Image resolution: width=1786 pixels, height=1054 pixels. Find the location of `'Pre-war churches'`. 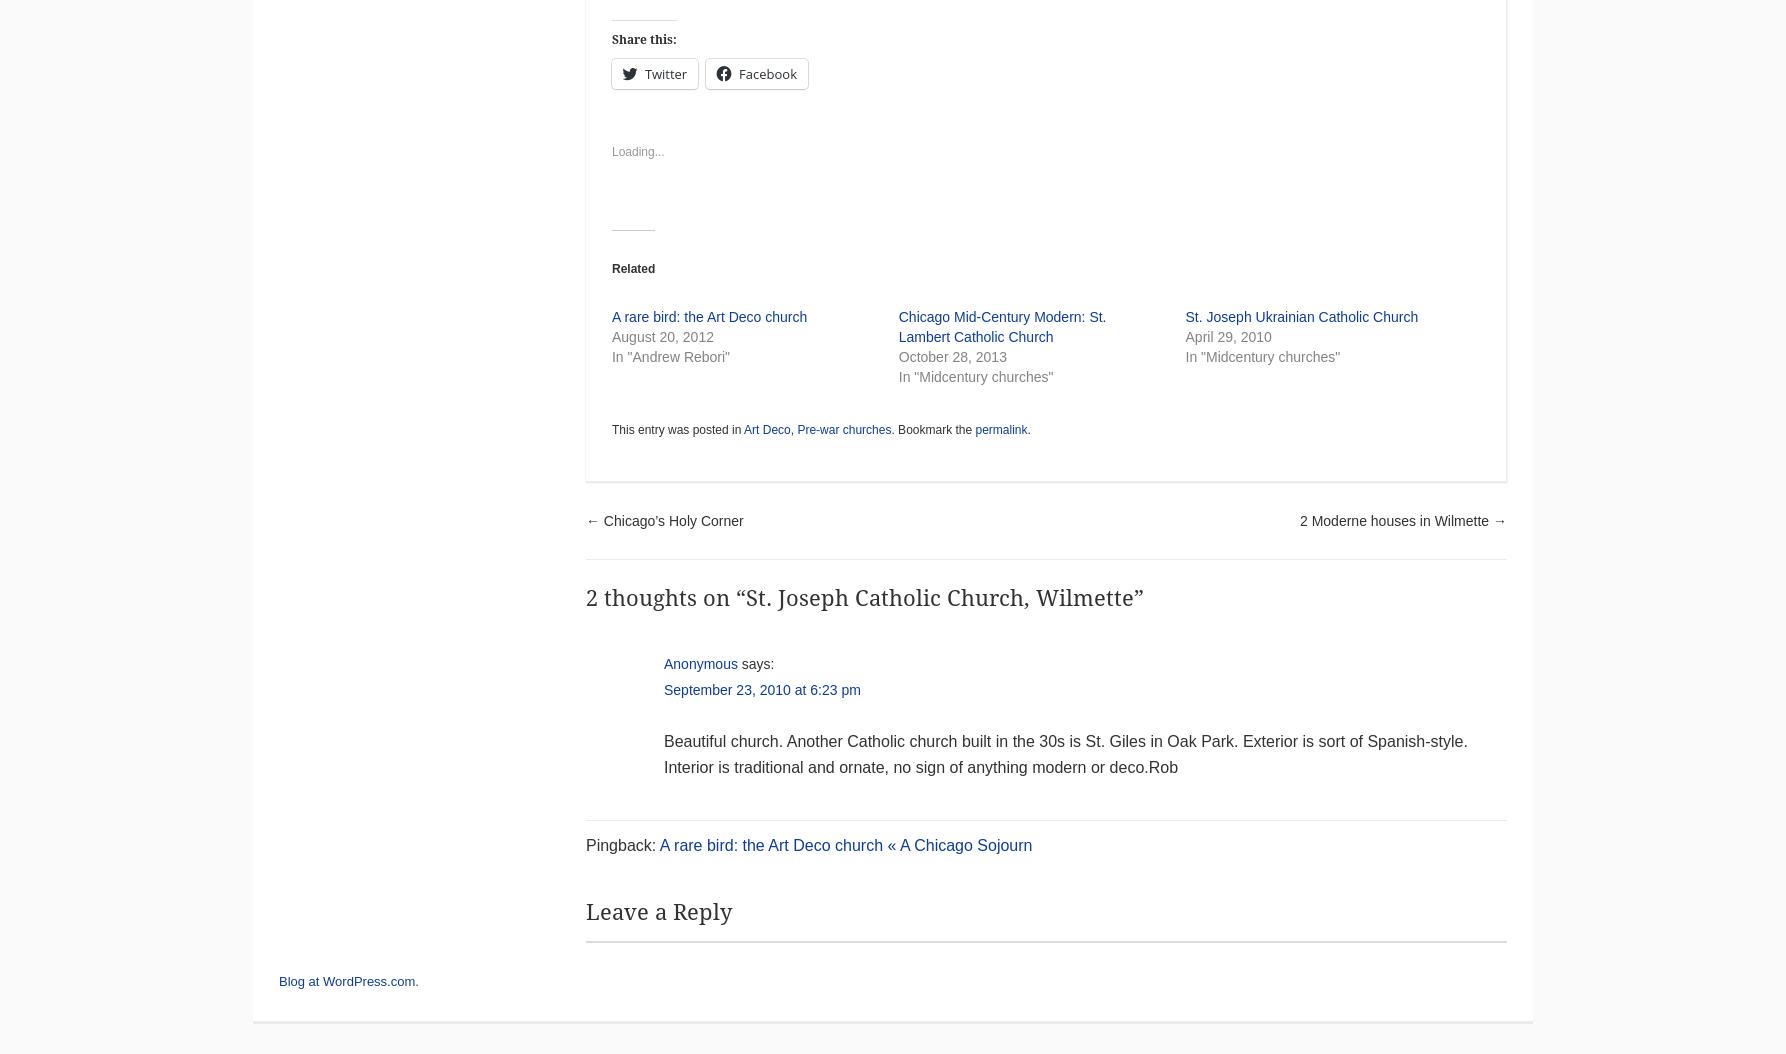

'Pre-war churches' is located at coordinates (843, 430).